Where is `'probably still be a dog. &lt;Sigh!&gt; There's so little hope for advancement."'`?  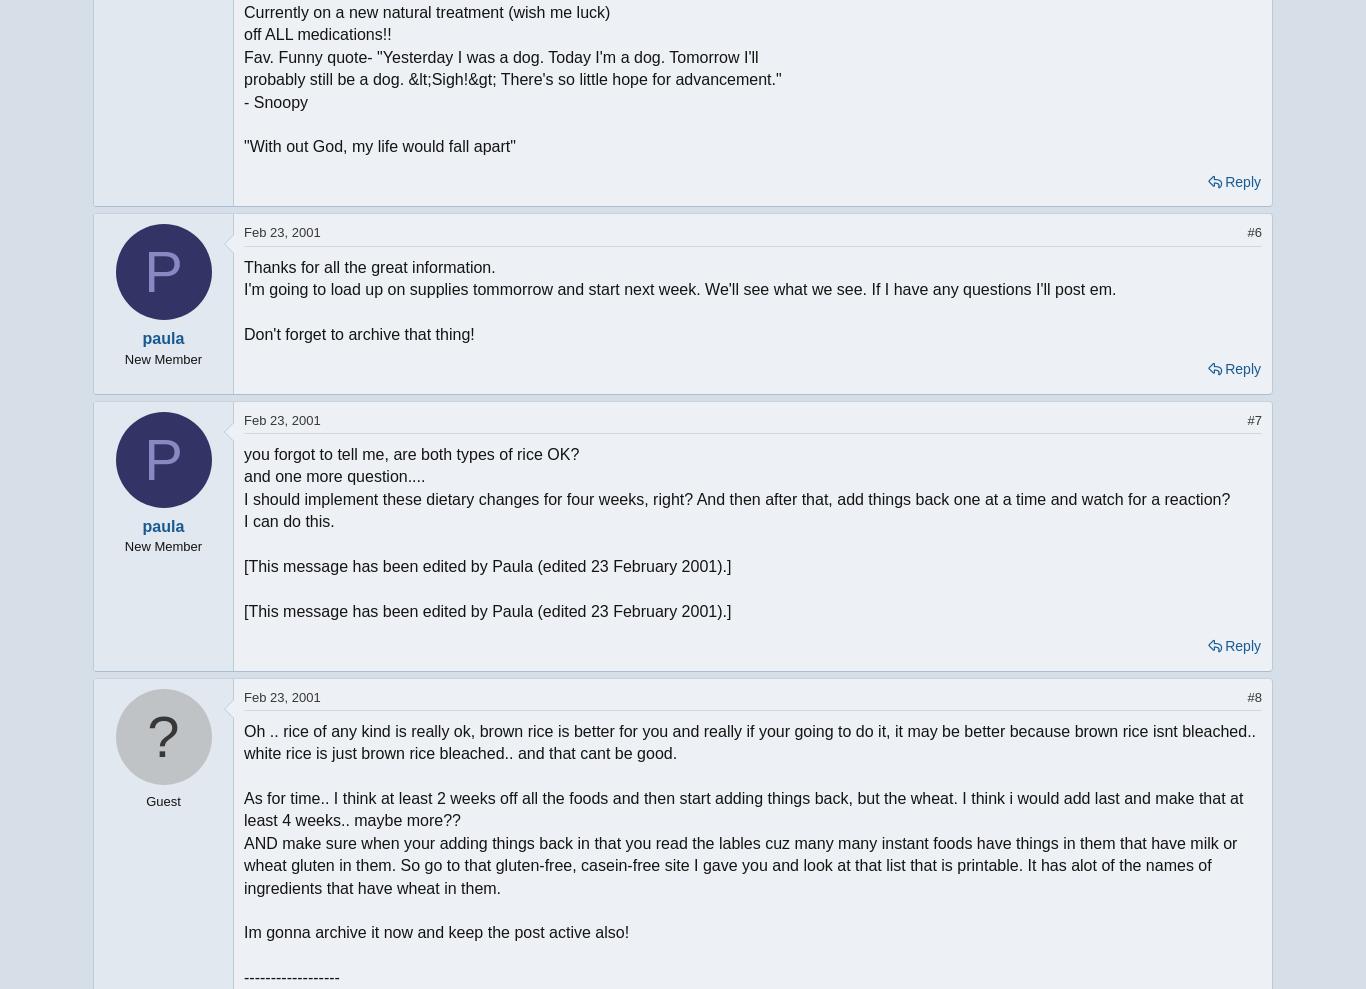 'probably still be a dog. &lt;Sigh!&gt; There's so little hope for advancement."' is located at coordinates (512, 79).